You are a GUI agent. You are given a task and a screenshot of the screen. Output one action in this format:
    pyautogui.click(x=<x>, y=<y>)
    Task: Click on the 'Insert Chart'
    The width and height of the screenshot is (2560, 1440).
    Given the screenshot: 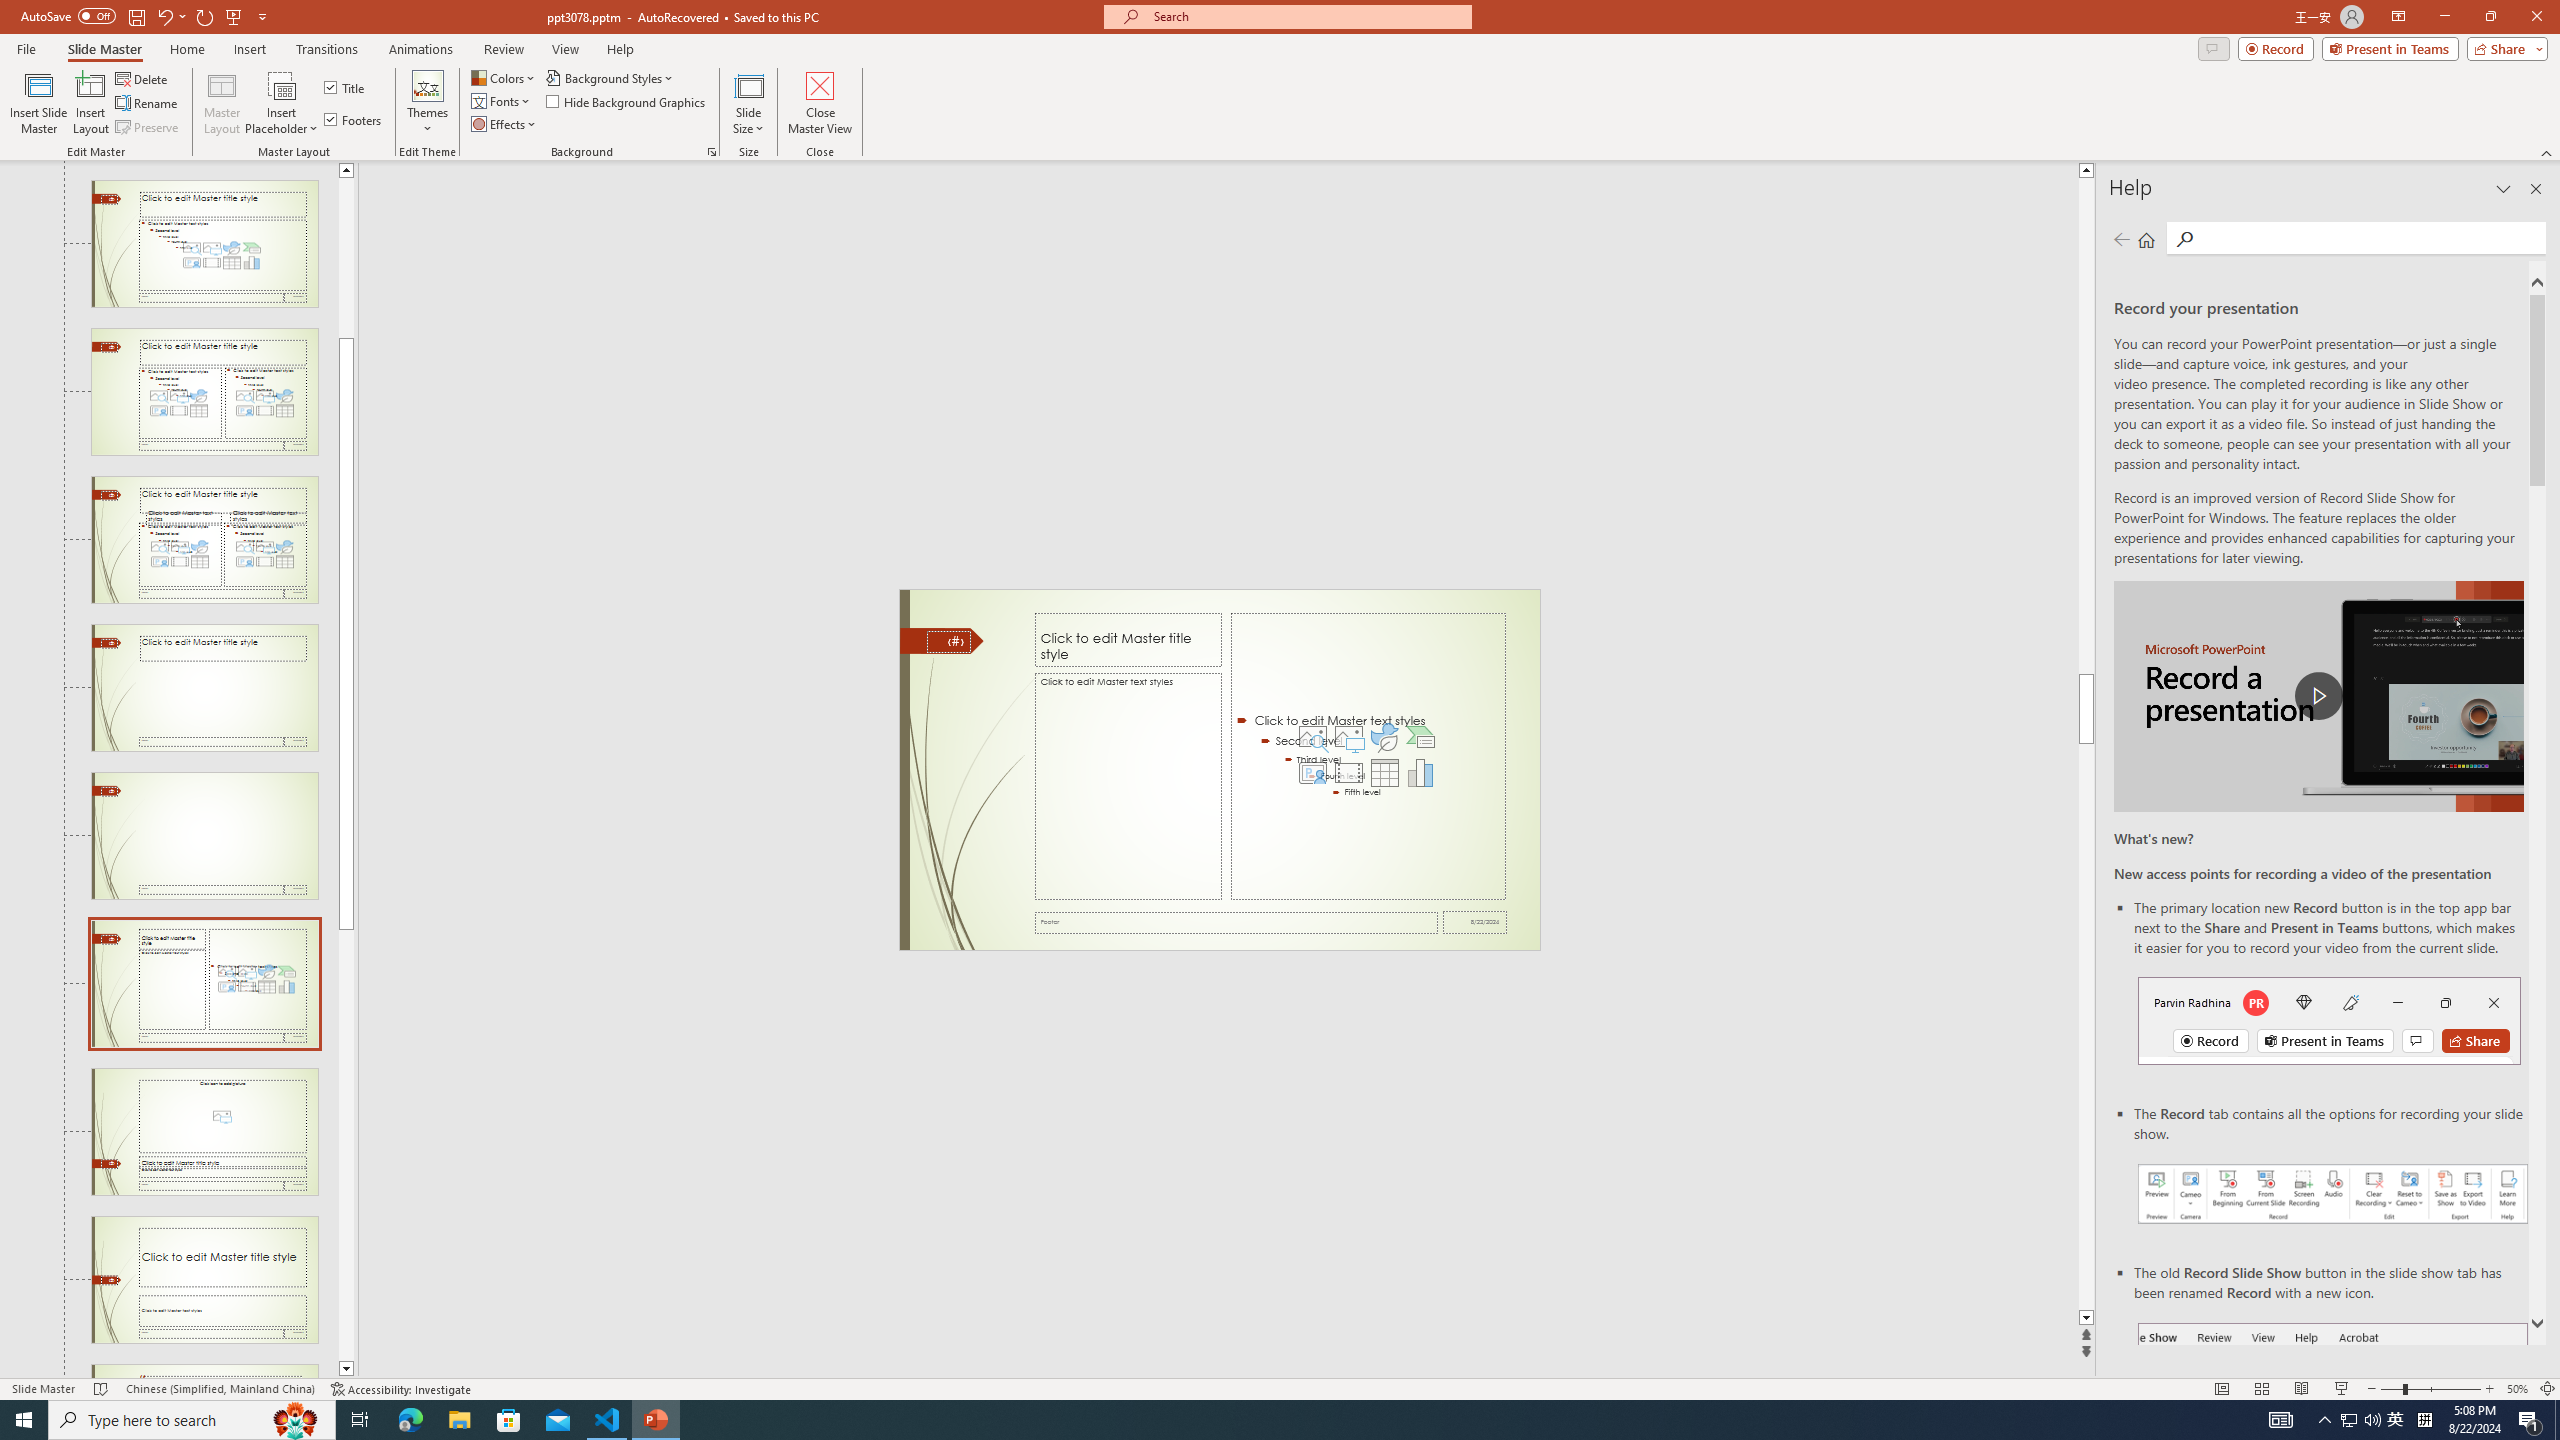 What is the action you would take?
    pyautogui.click(x=1419, y=773)
    